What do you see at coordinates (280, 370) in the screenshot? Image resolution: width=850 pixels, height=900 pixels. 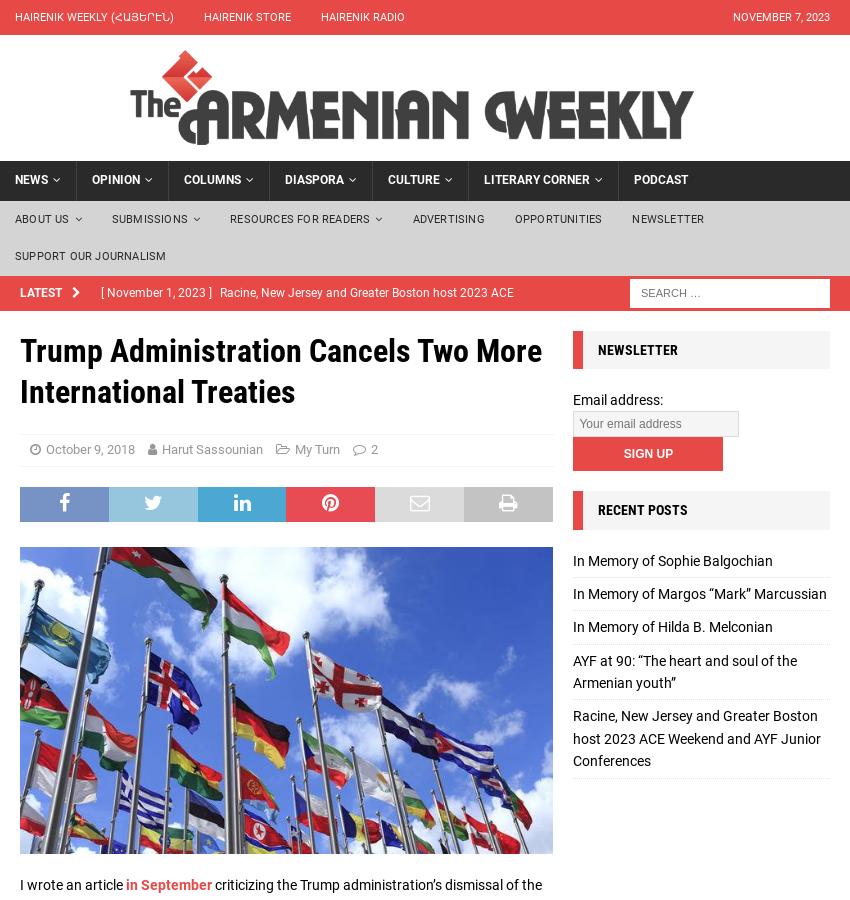 I see `'Trump Administration Cancels Two More International Treaties'` at bounding box center [280, 370].